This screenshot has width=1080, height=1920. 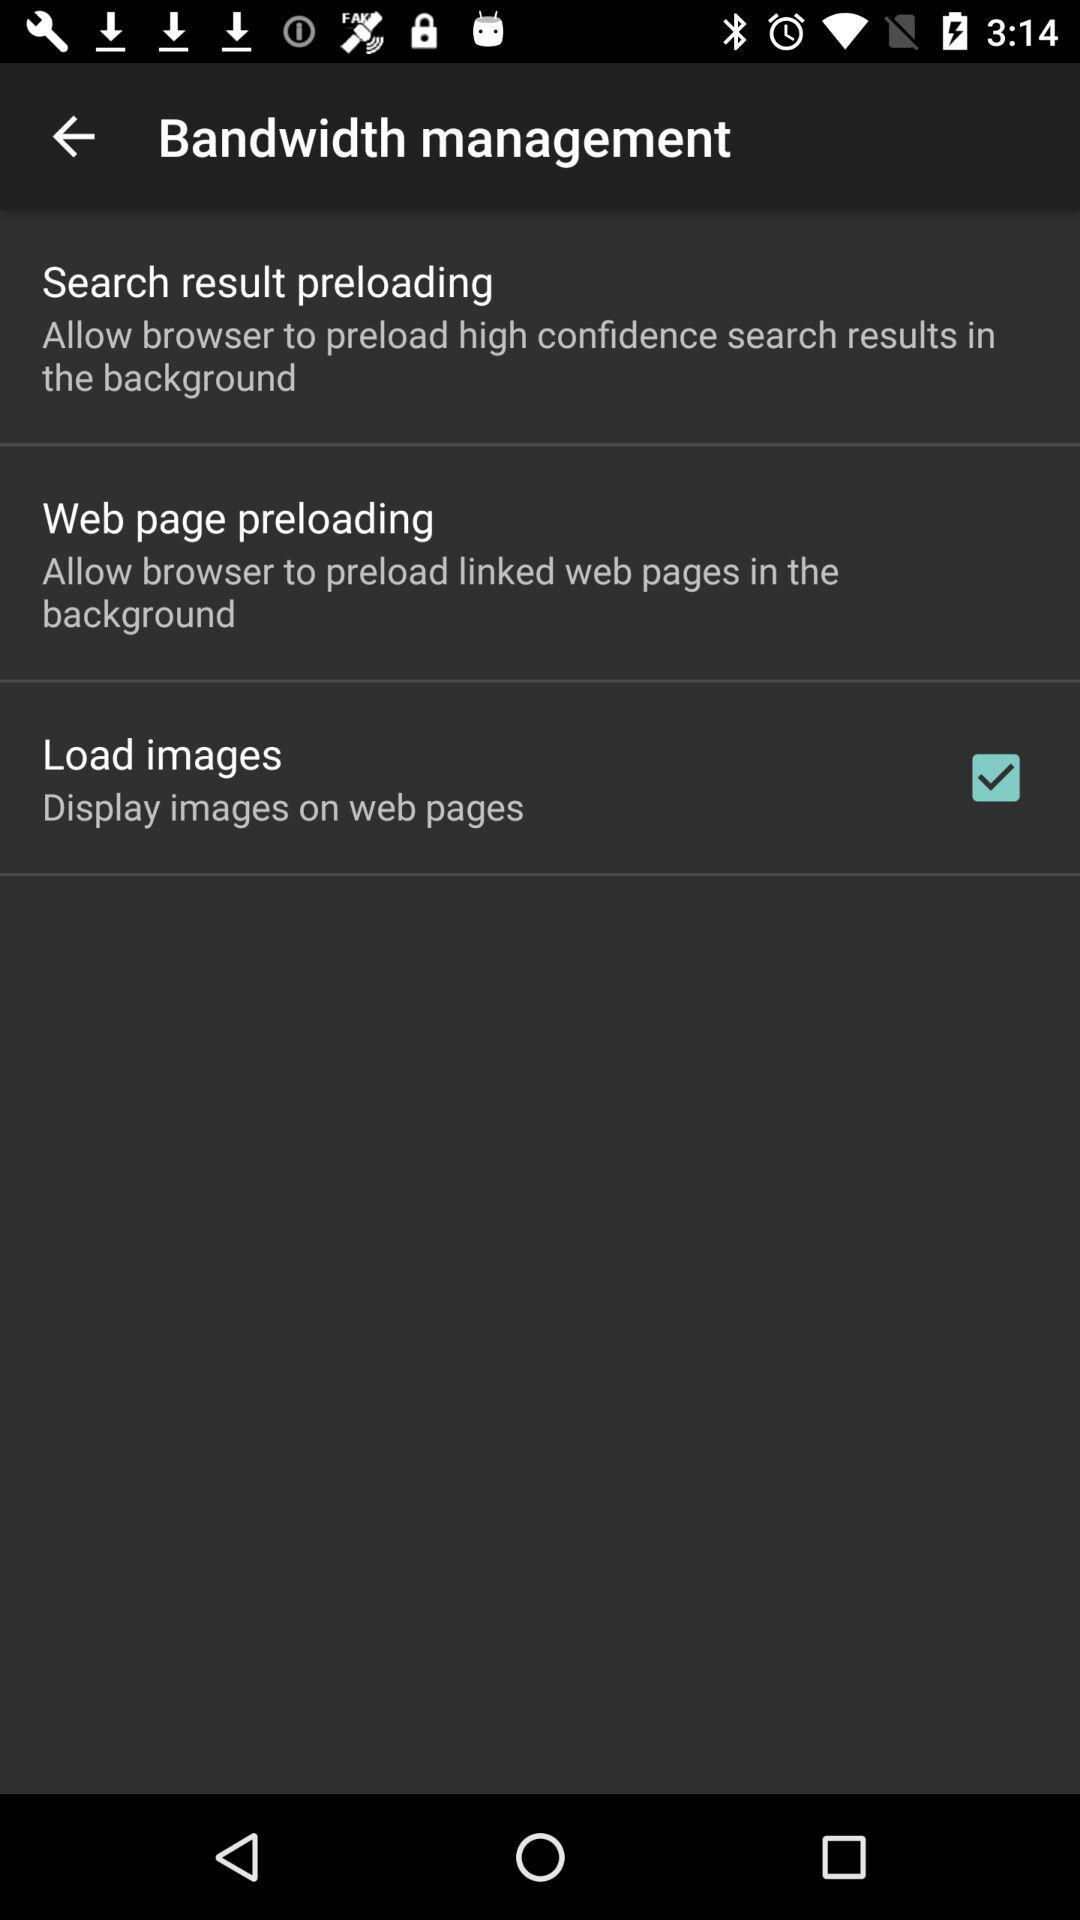 What do you see at coordinates (161, 752) in the screenshot?
I see `app below the allow browser to` at bounding box center [161, 752].